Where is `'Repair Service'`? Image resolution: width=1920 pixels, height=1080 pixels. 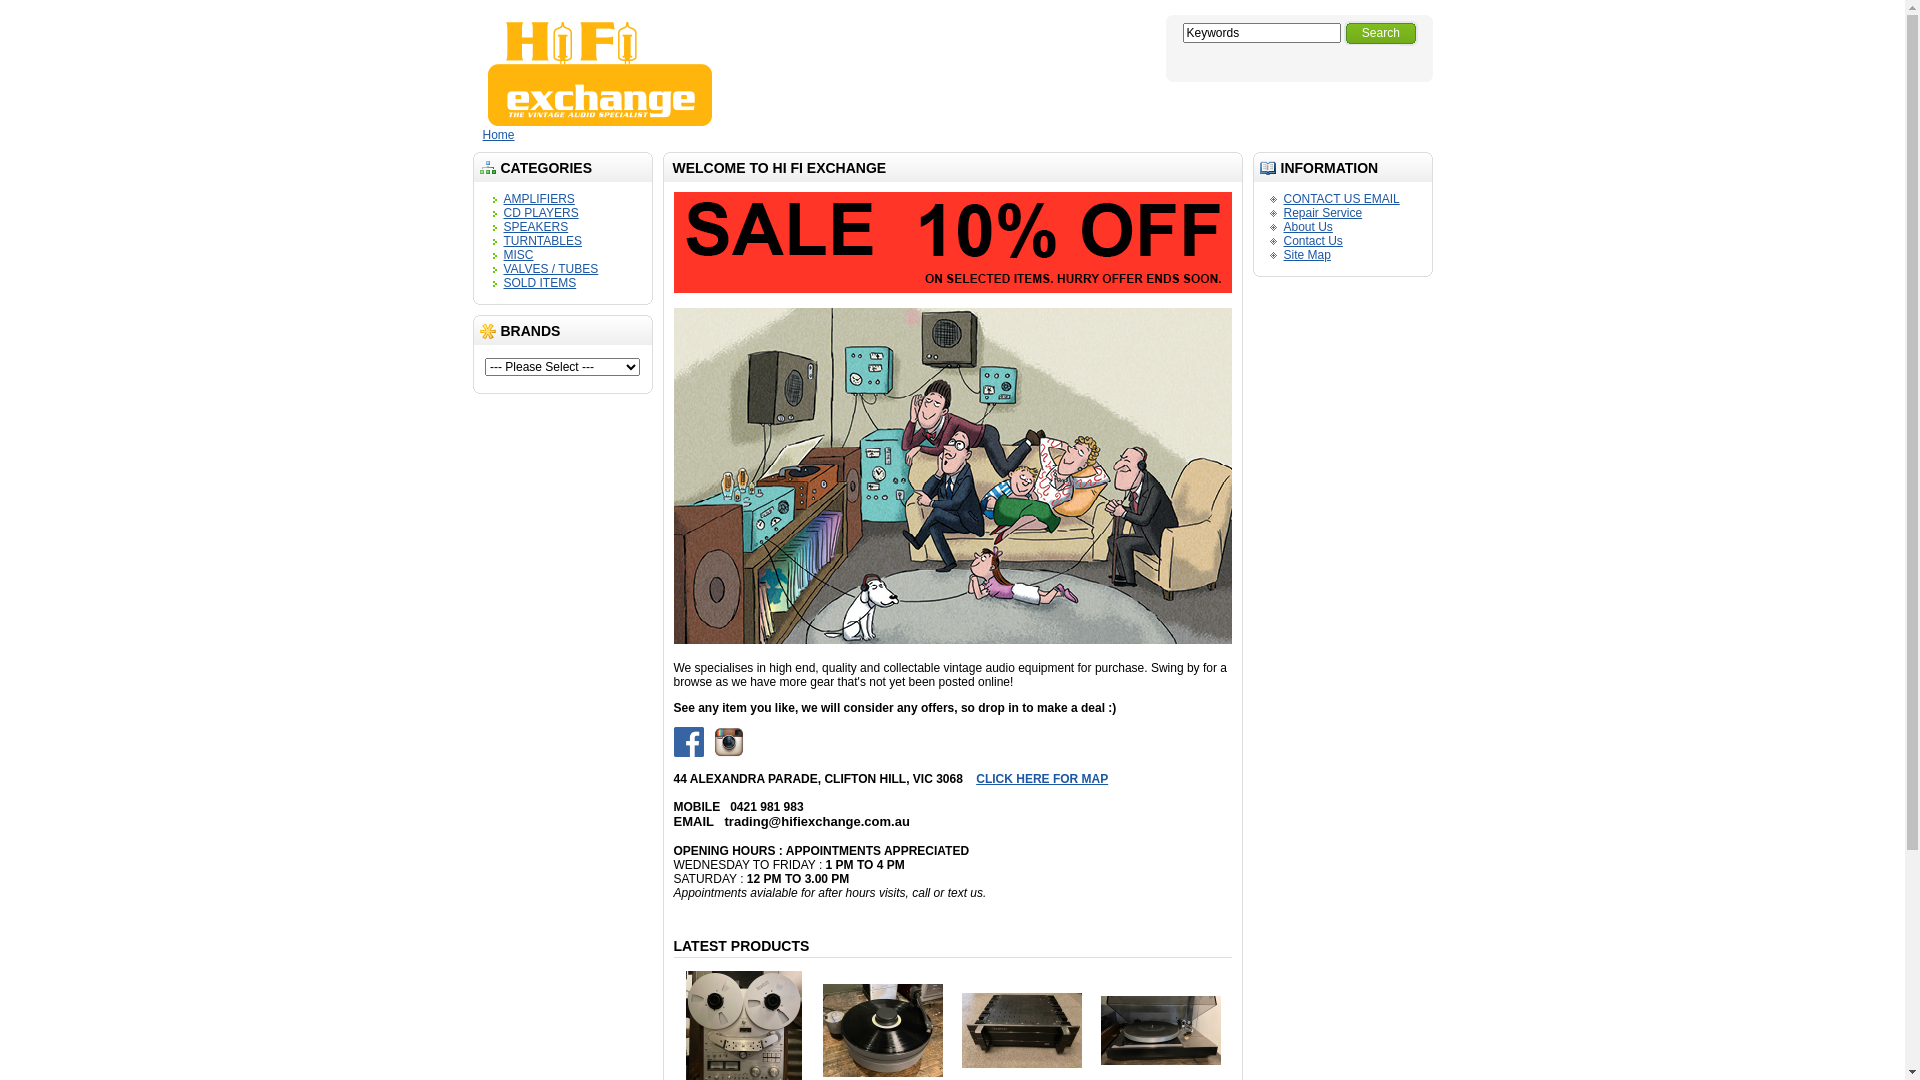
'Repair Service' is located at coordinates (1323, 212).